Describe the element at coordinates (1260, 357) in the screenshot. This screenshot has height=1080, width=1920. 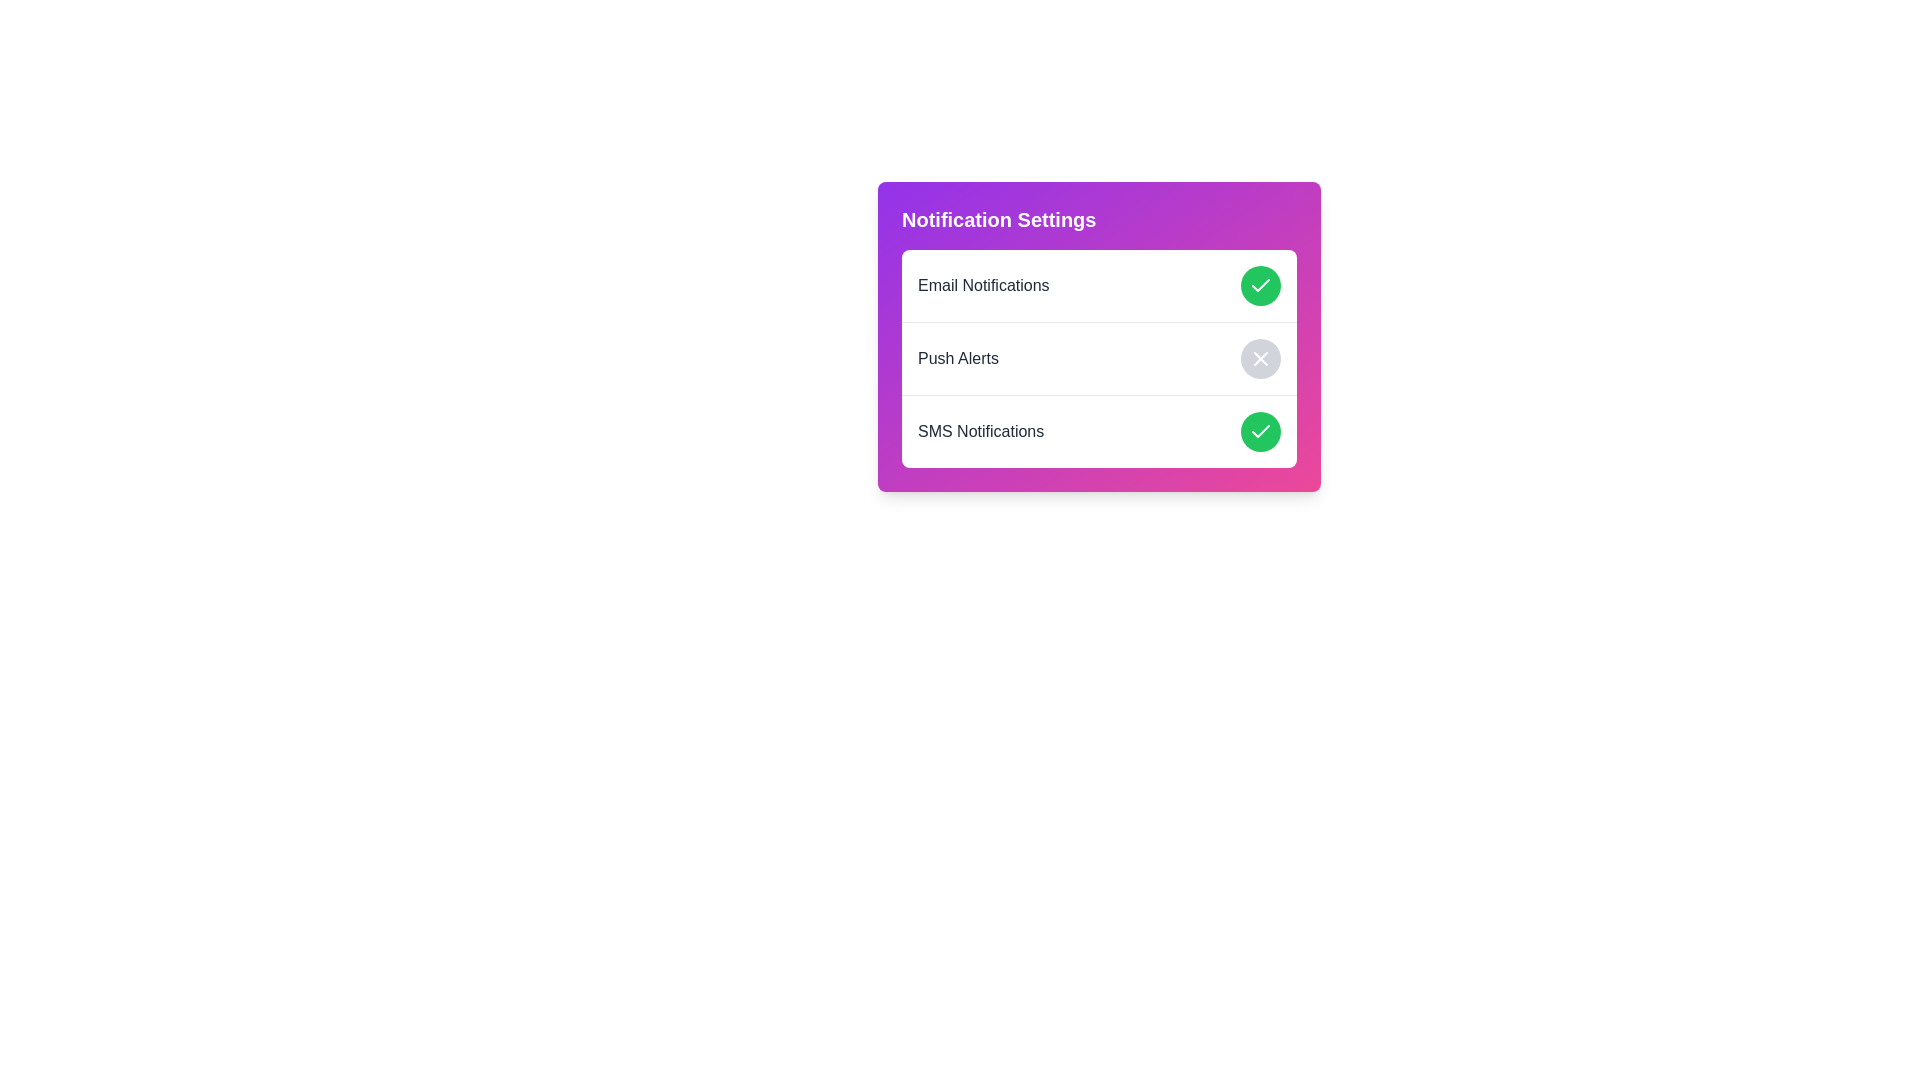
I see `the close button located on the right side of the 'Push Alerts' row in the notification settings panel` at that location.